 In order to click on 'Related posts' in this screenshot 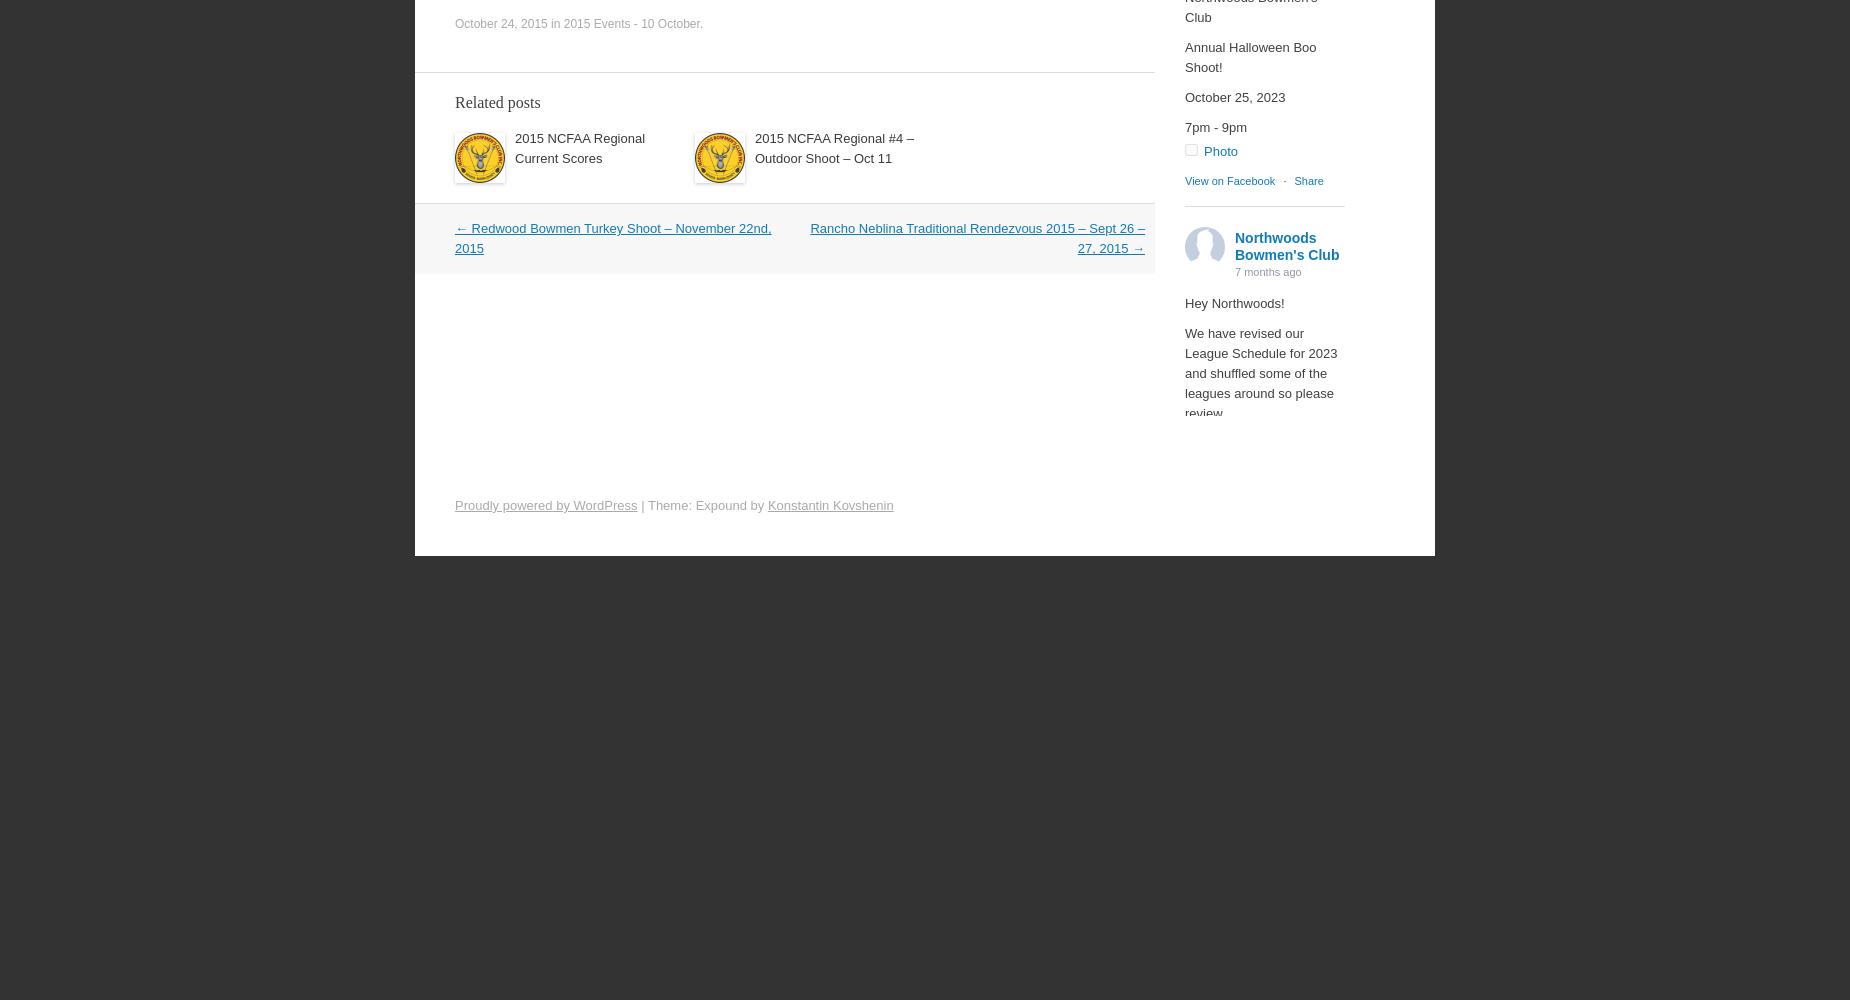, I will do `click(497, 101)`.